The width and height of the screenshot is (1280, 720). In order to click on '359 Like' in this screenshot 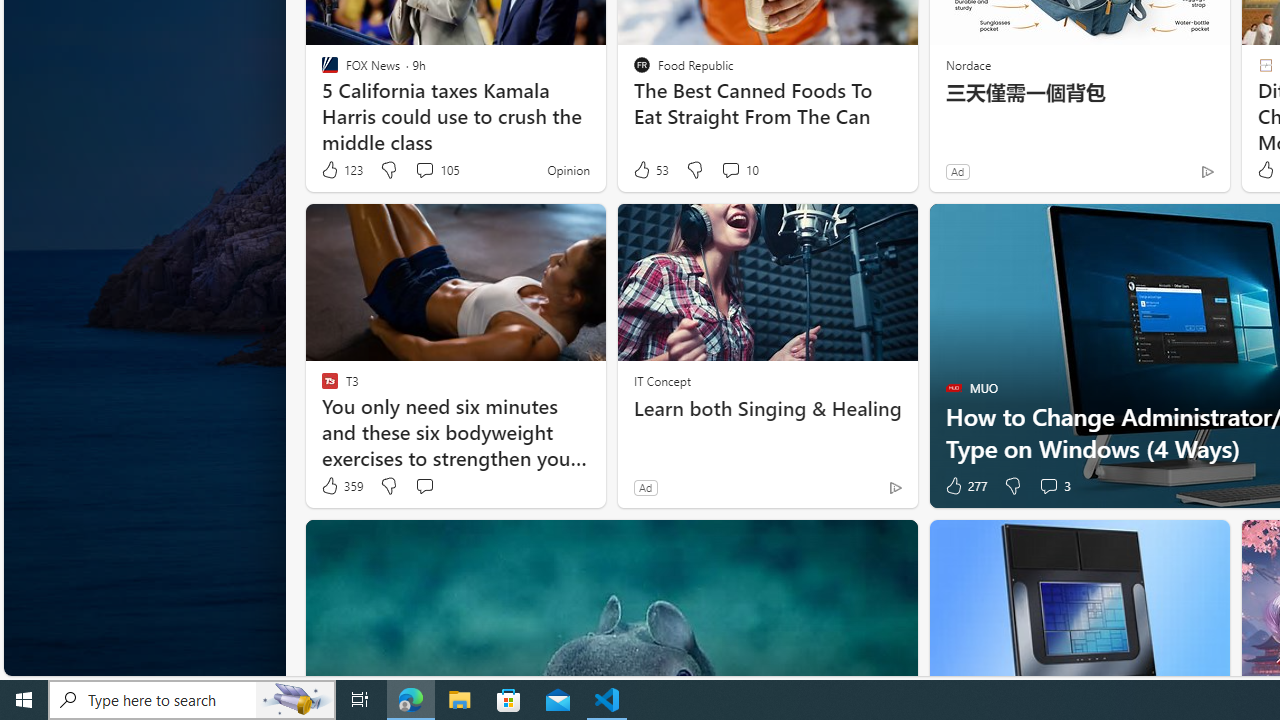, I will do `click(341, 486)`.